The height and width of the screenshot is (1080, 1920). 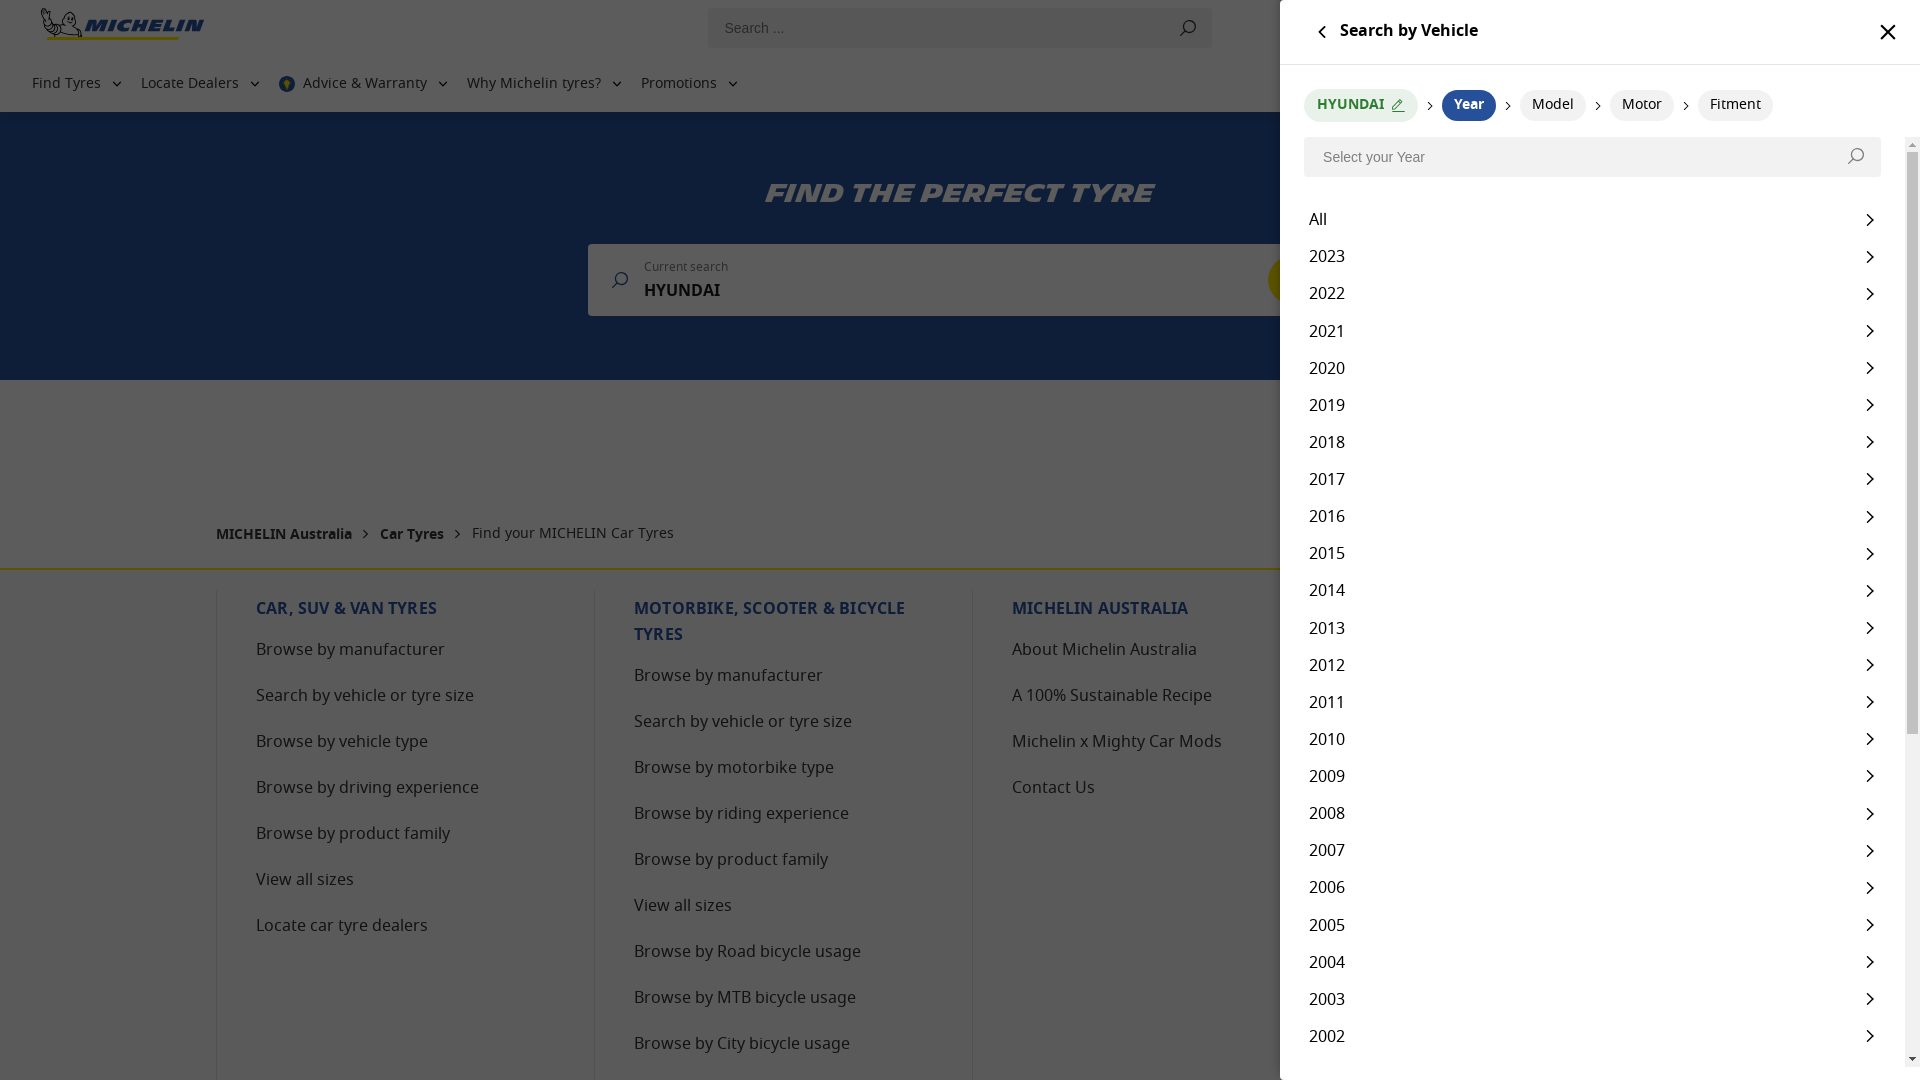 I want to click on 'MICHELIN Australia', so click(x=285, y=534).